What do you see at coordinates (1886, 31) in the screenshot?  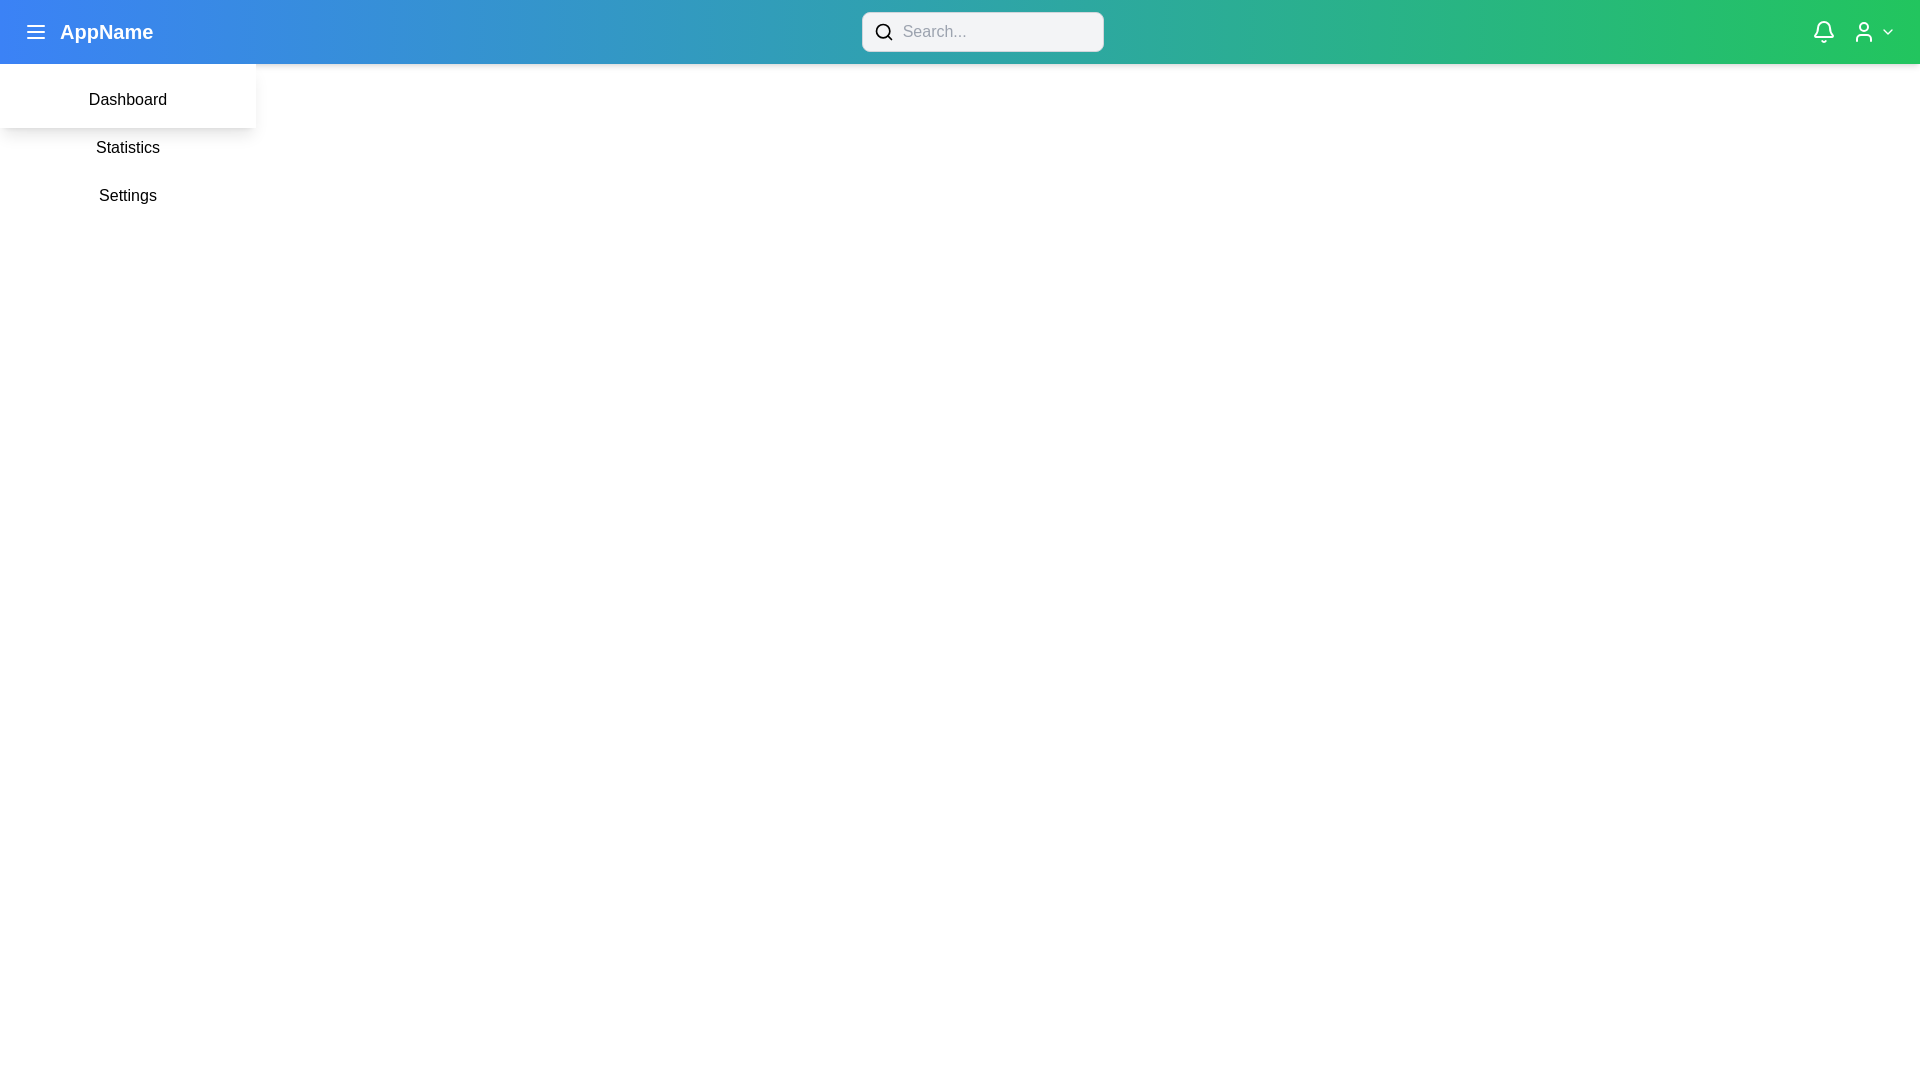 I see `the chevron icon indicating a dropdown menu` at bounding box center [1886, 31].